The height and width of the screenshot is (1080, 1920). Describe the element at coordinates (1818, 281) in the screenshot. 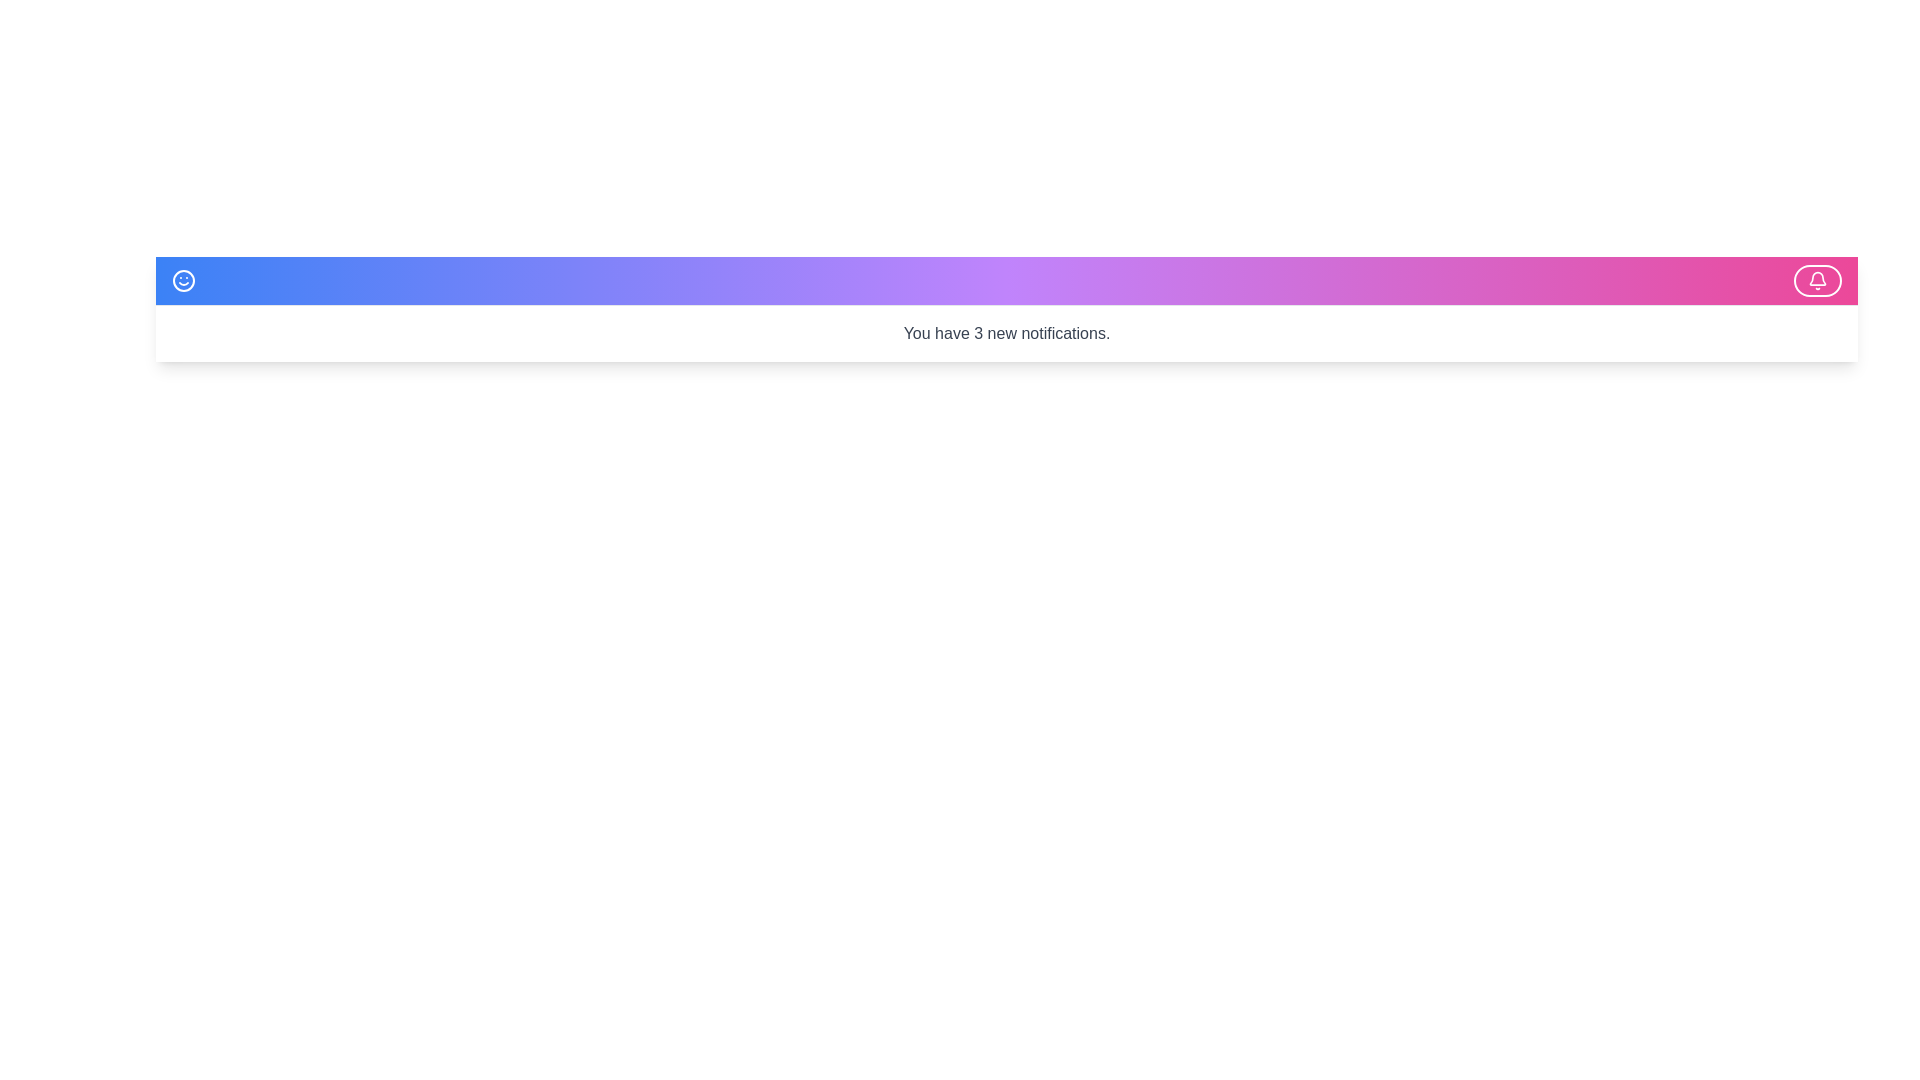

I see `the bell icon located inside the button in the top-right corner of the interface` at that location.